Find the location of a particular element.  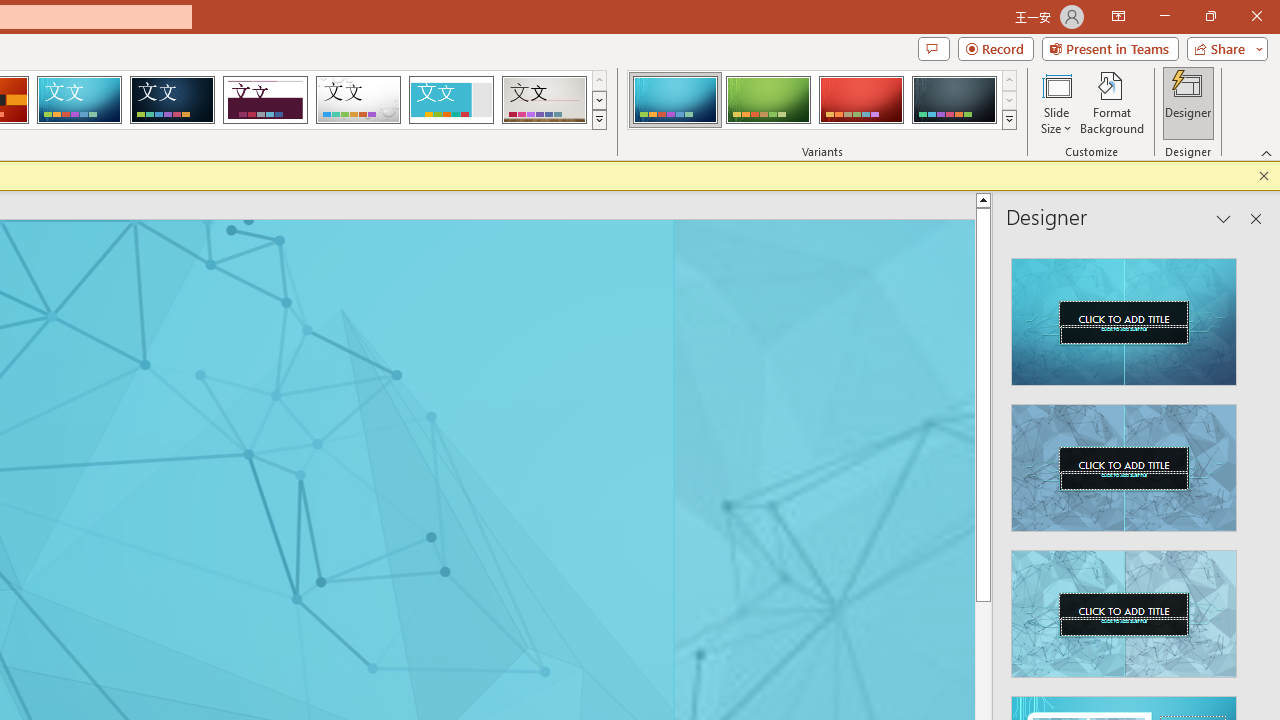

'Circuit Variant 3' is located at coordinates (861, 100).